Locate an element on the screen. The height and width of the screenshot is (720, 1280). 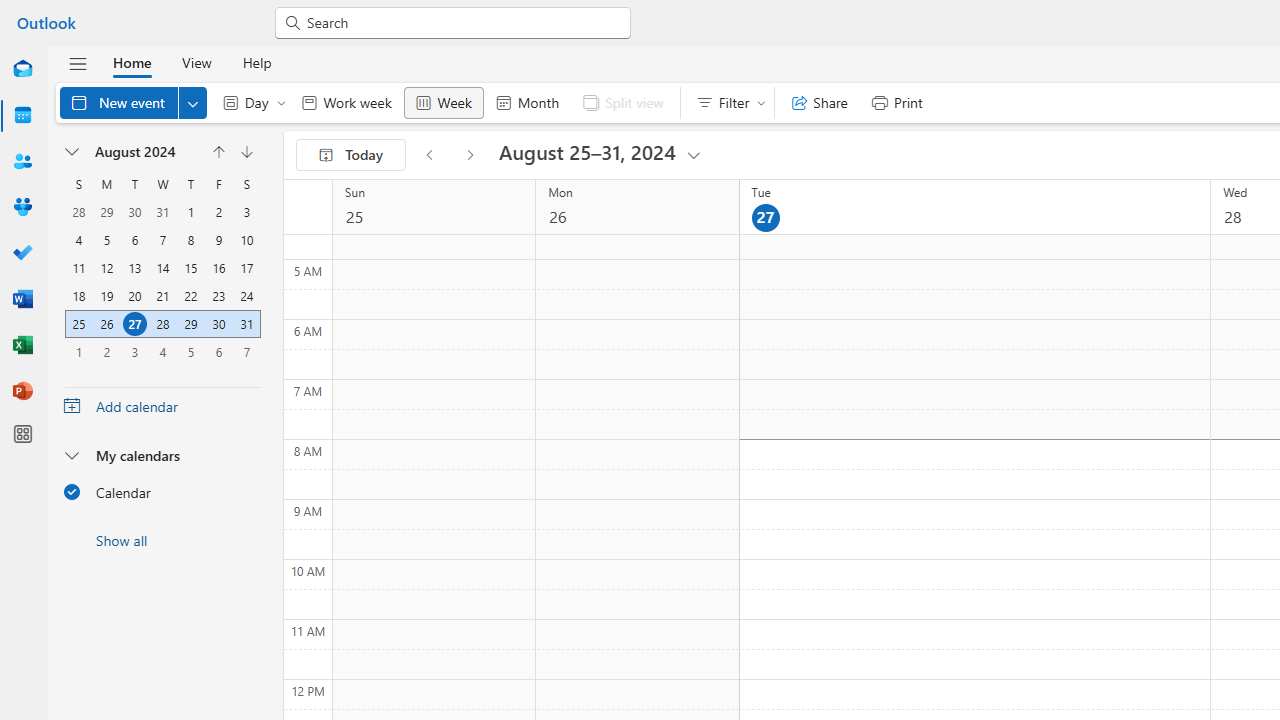
'Word' is located at coordinates (23, 299).